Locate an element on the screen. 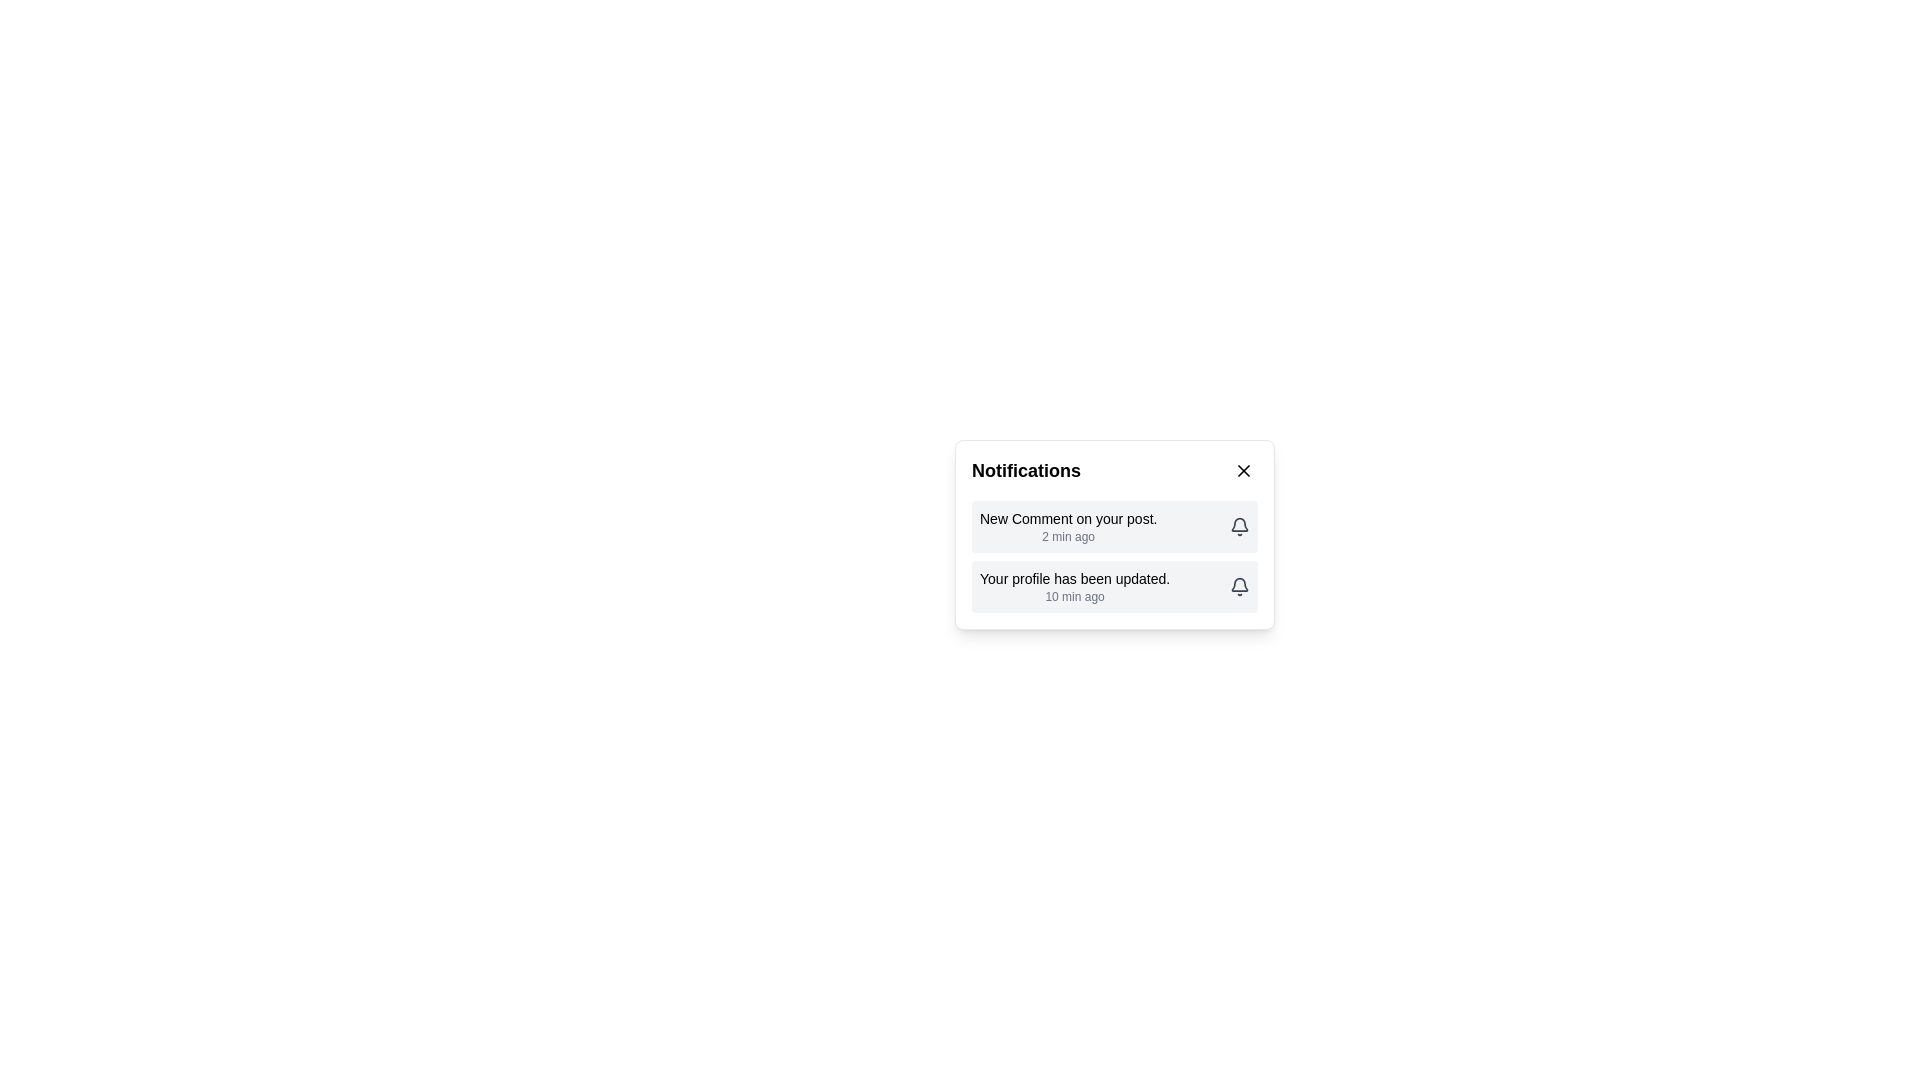  the notification message about an update to the user's profile, which is the second entry in the notification dropdown is located at coordinates (1074, 585).